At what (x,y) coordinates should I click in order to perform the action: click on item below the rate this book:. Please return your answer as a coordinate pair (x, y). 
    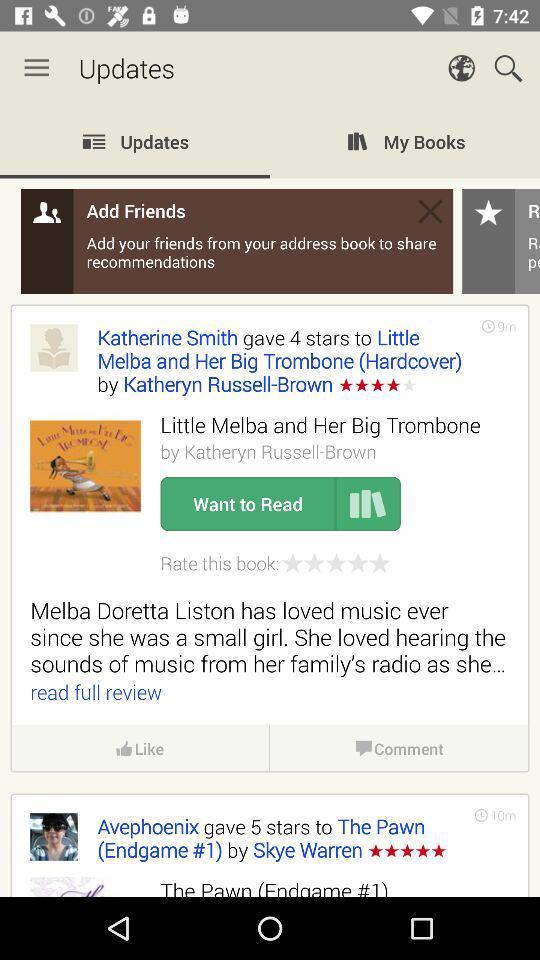
    Looking at the image, I should click on (270, 636).